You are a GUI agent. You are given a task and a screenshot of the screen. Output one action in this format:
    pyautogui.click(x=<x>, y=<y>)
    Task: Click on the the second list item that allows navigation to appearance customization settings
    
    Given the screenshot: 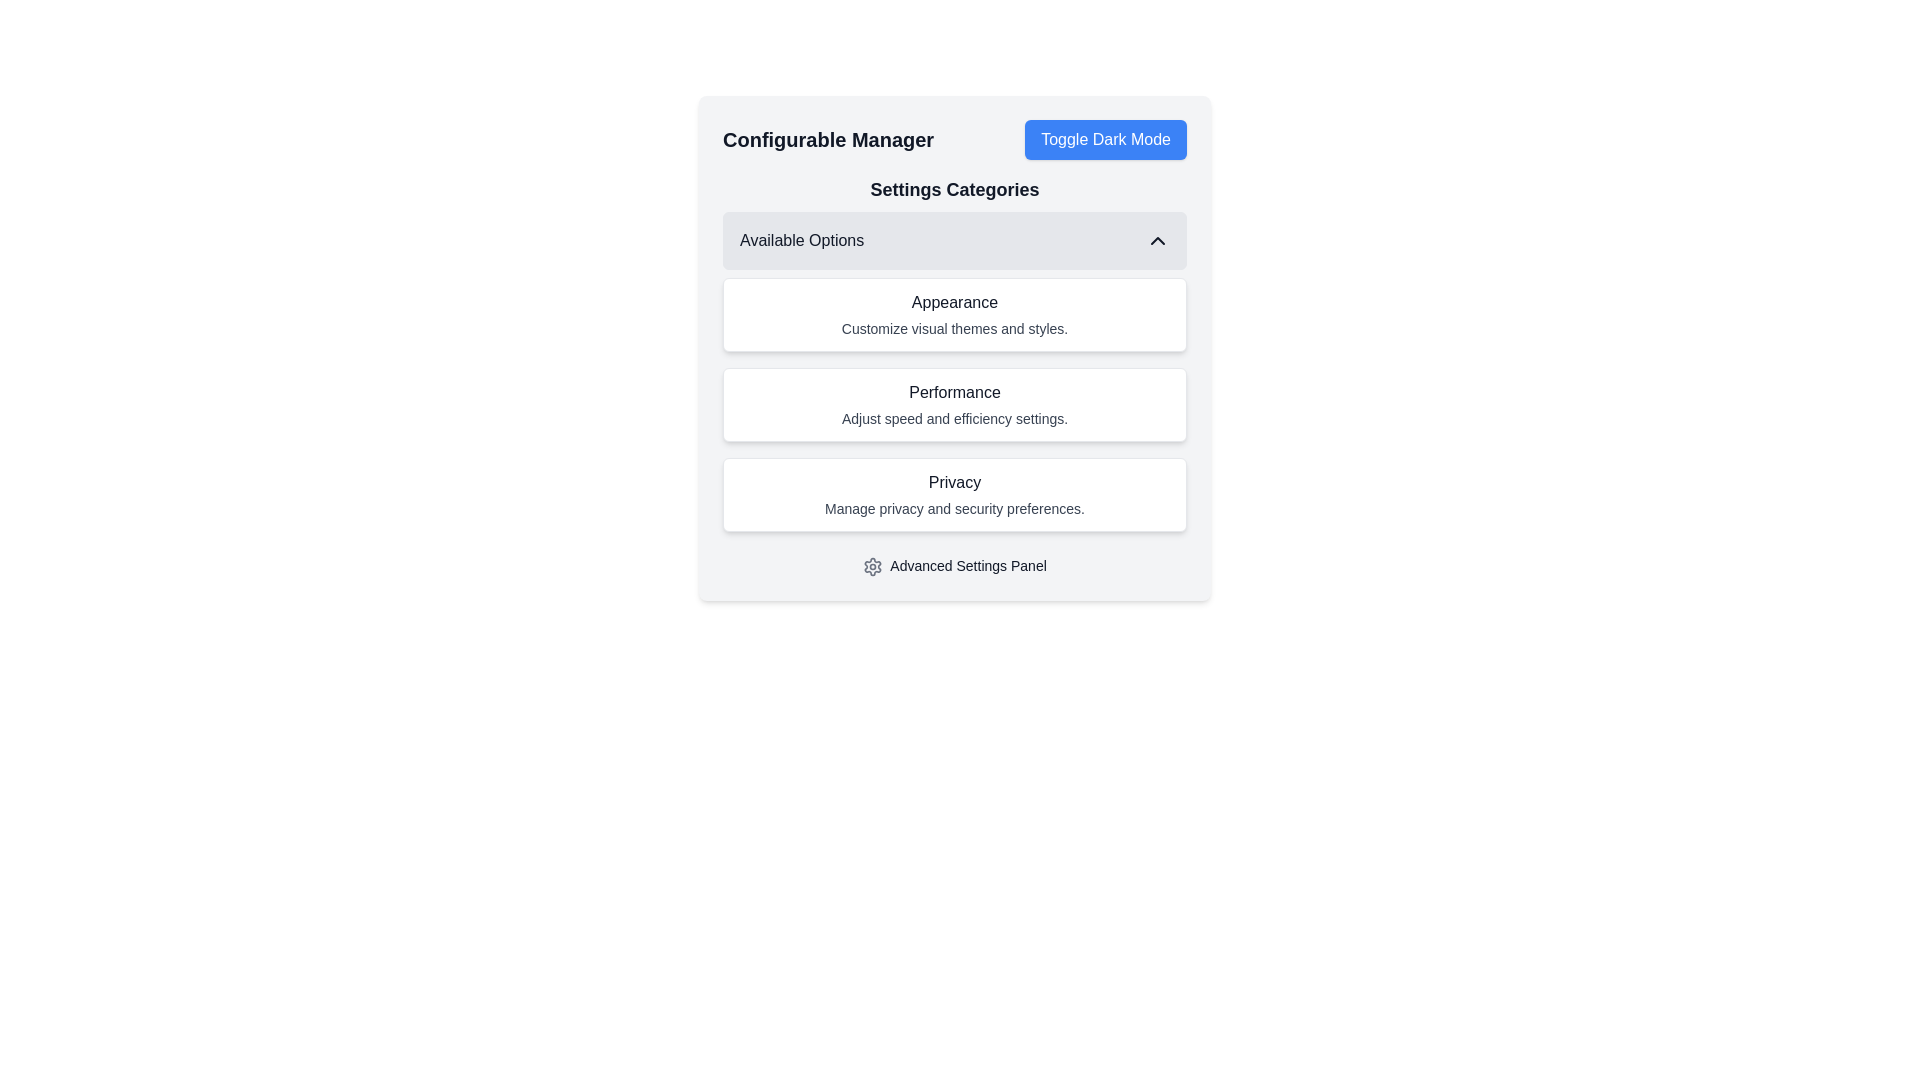 What is the action you would take?
    pyautogui.click(x=954, y=346)
    